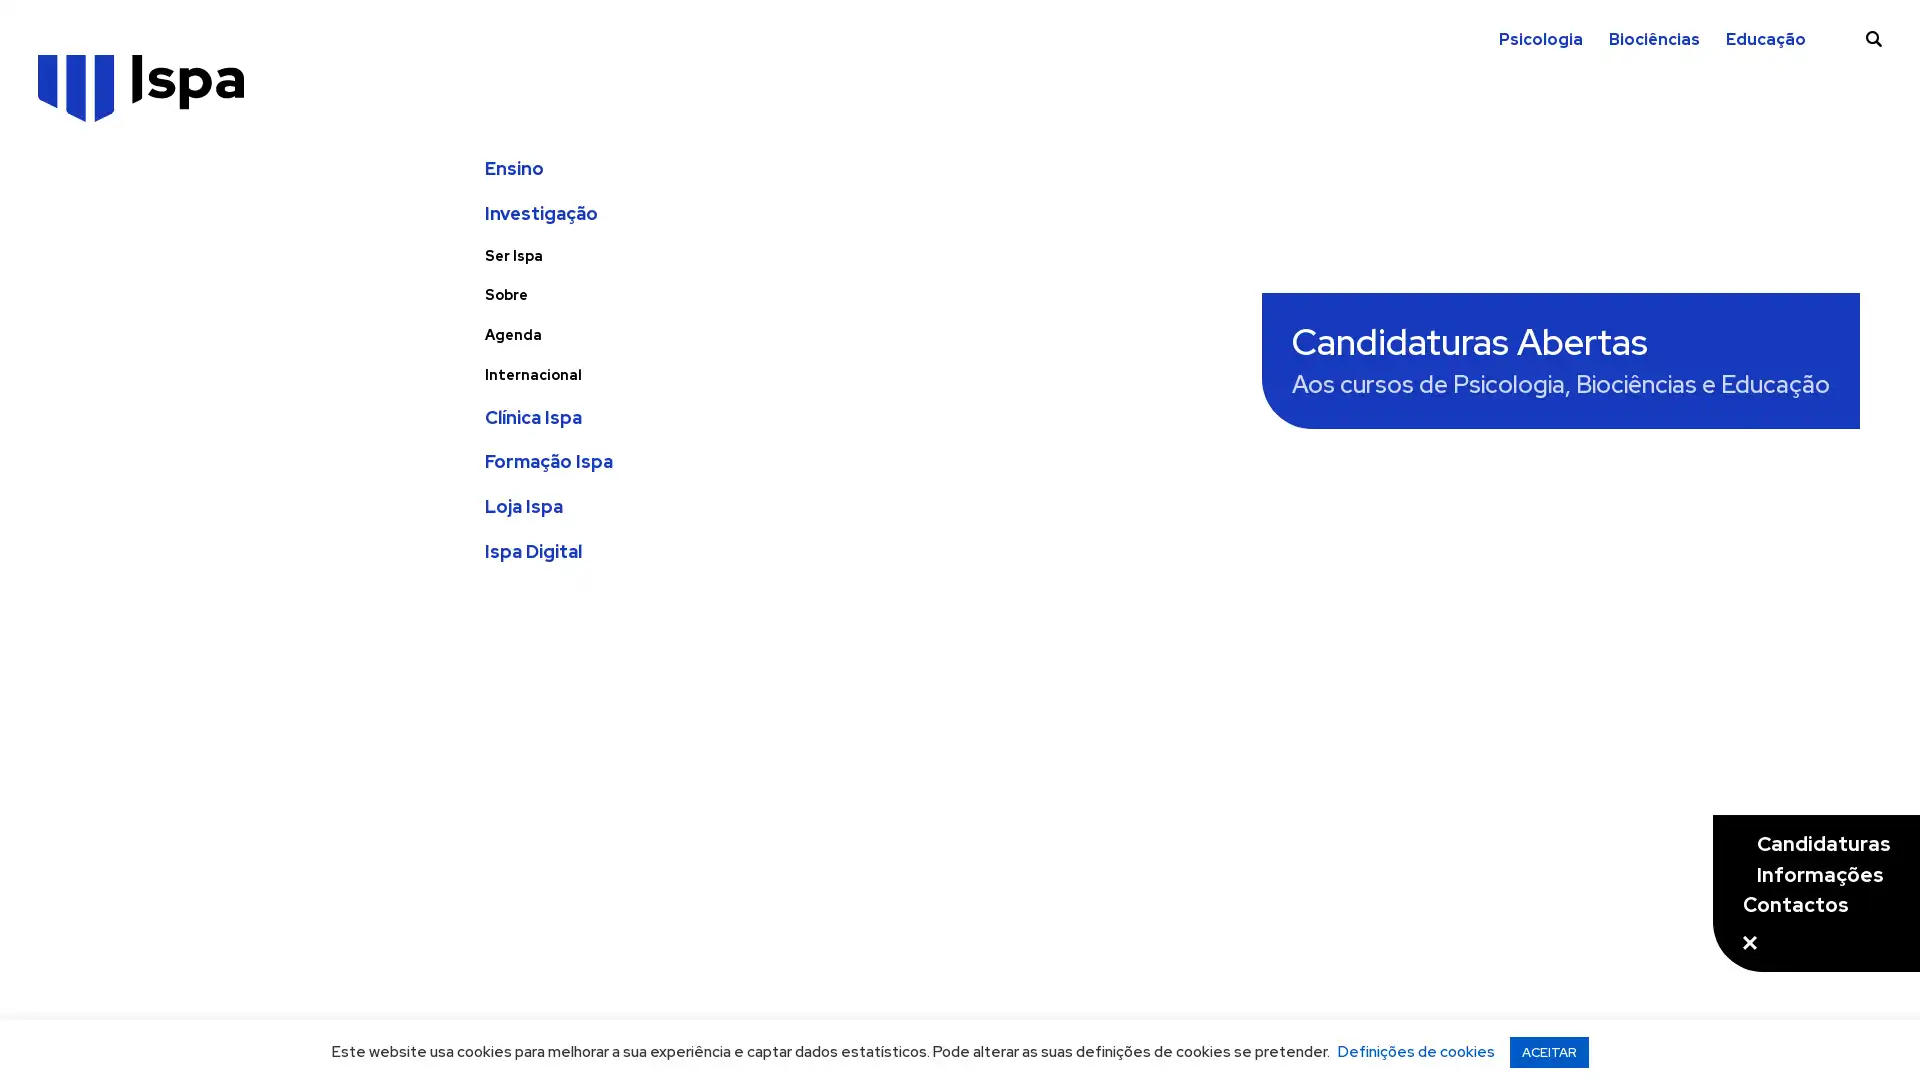 Image resolution: width=1920 pixels, height=1080 pixels. What do you see at coordinates (1547, 1051) in the screenshot?
I see `ACEITAR` at bounding box center [1547, 1051].